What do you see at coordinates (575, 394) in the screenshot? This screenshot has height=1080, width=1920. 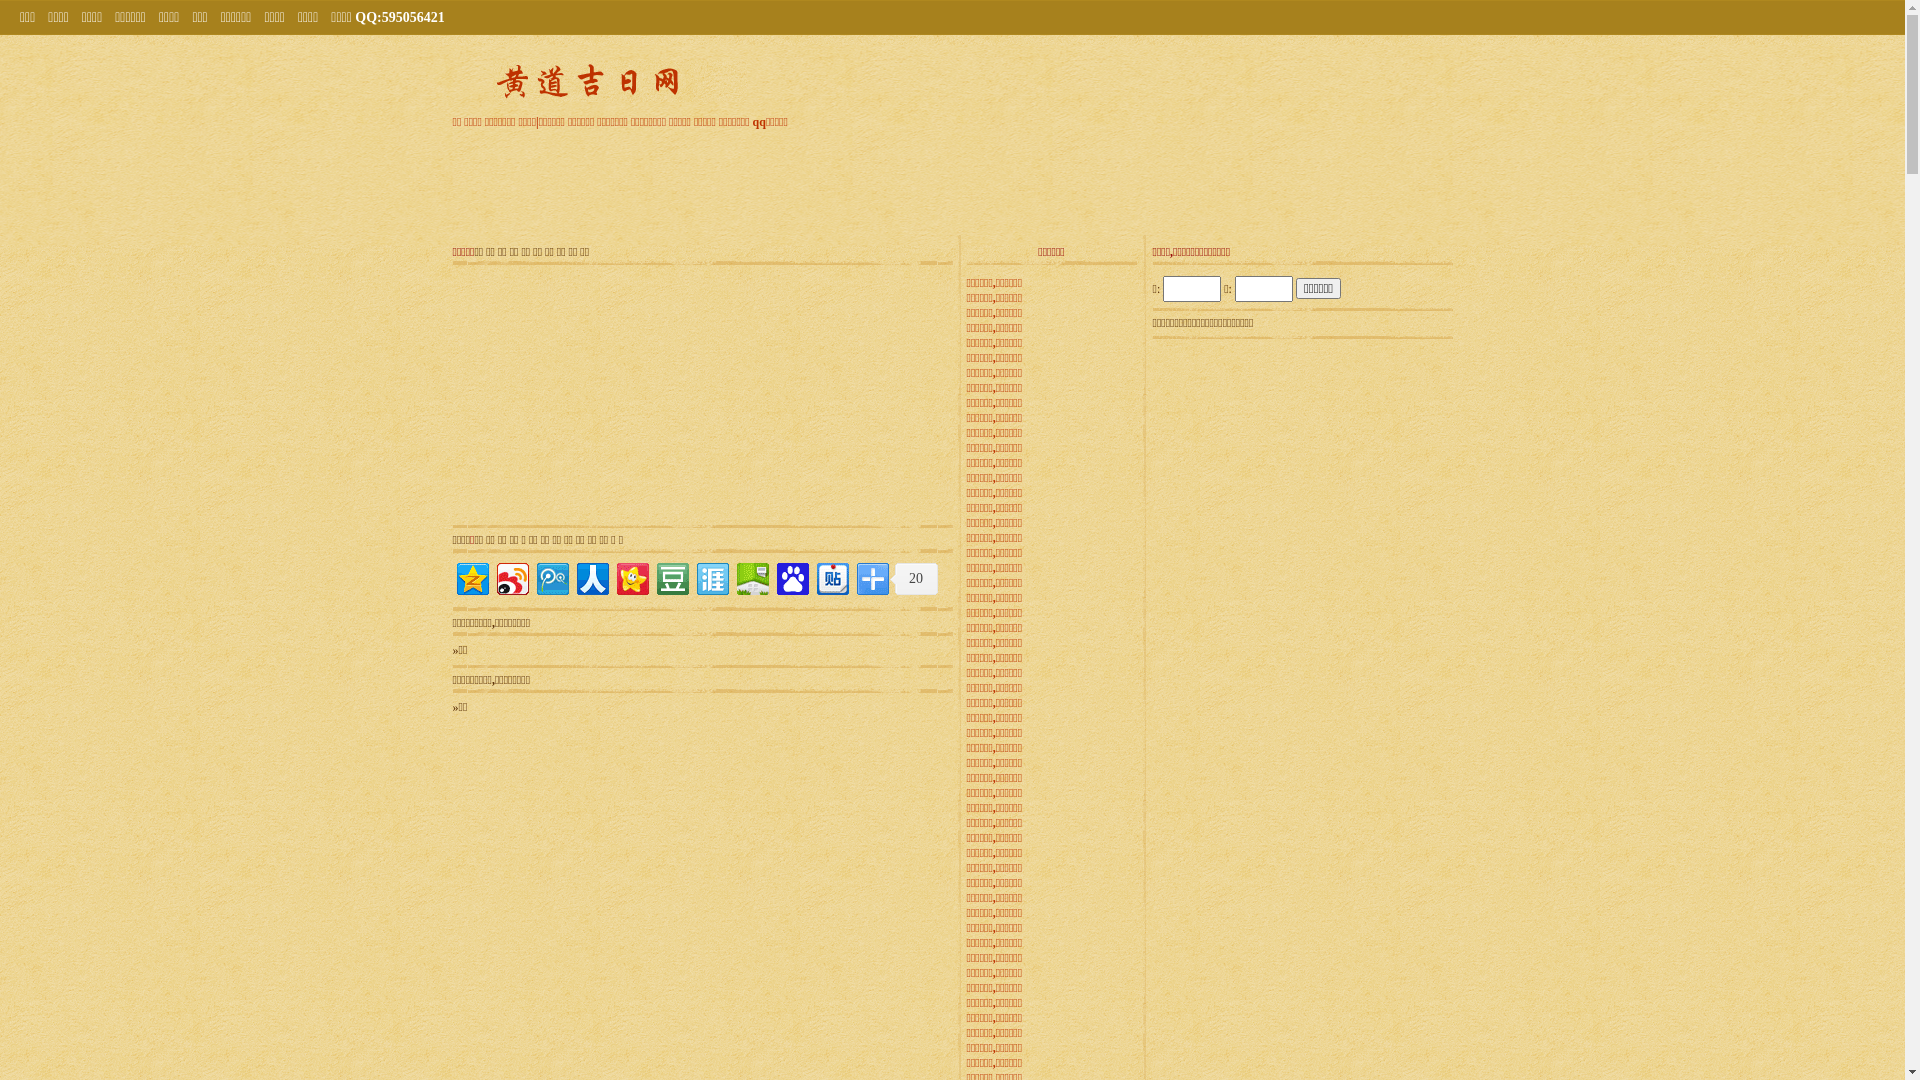 I see `'Advertisement'` at bounding box center [575, 394].